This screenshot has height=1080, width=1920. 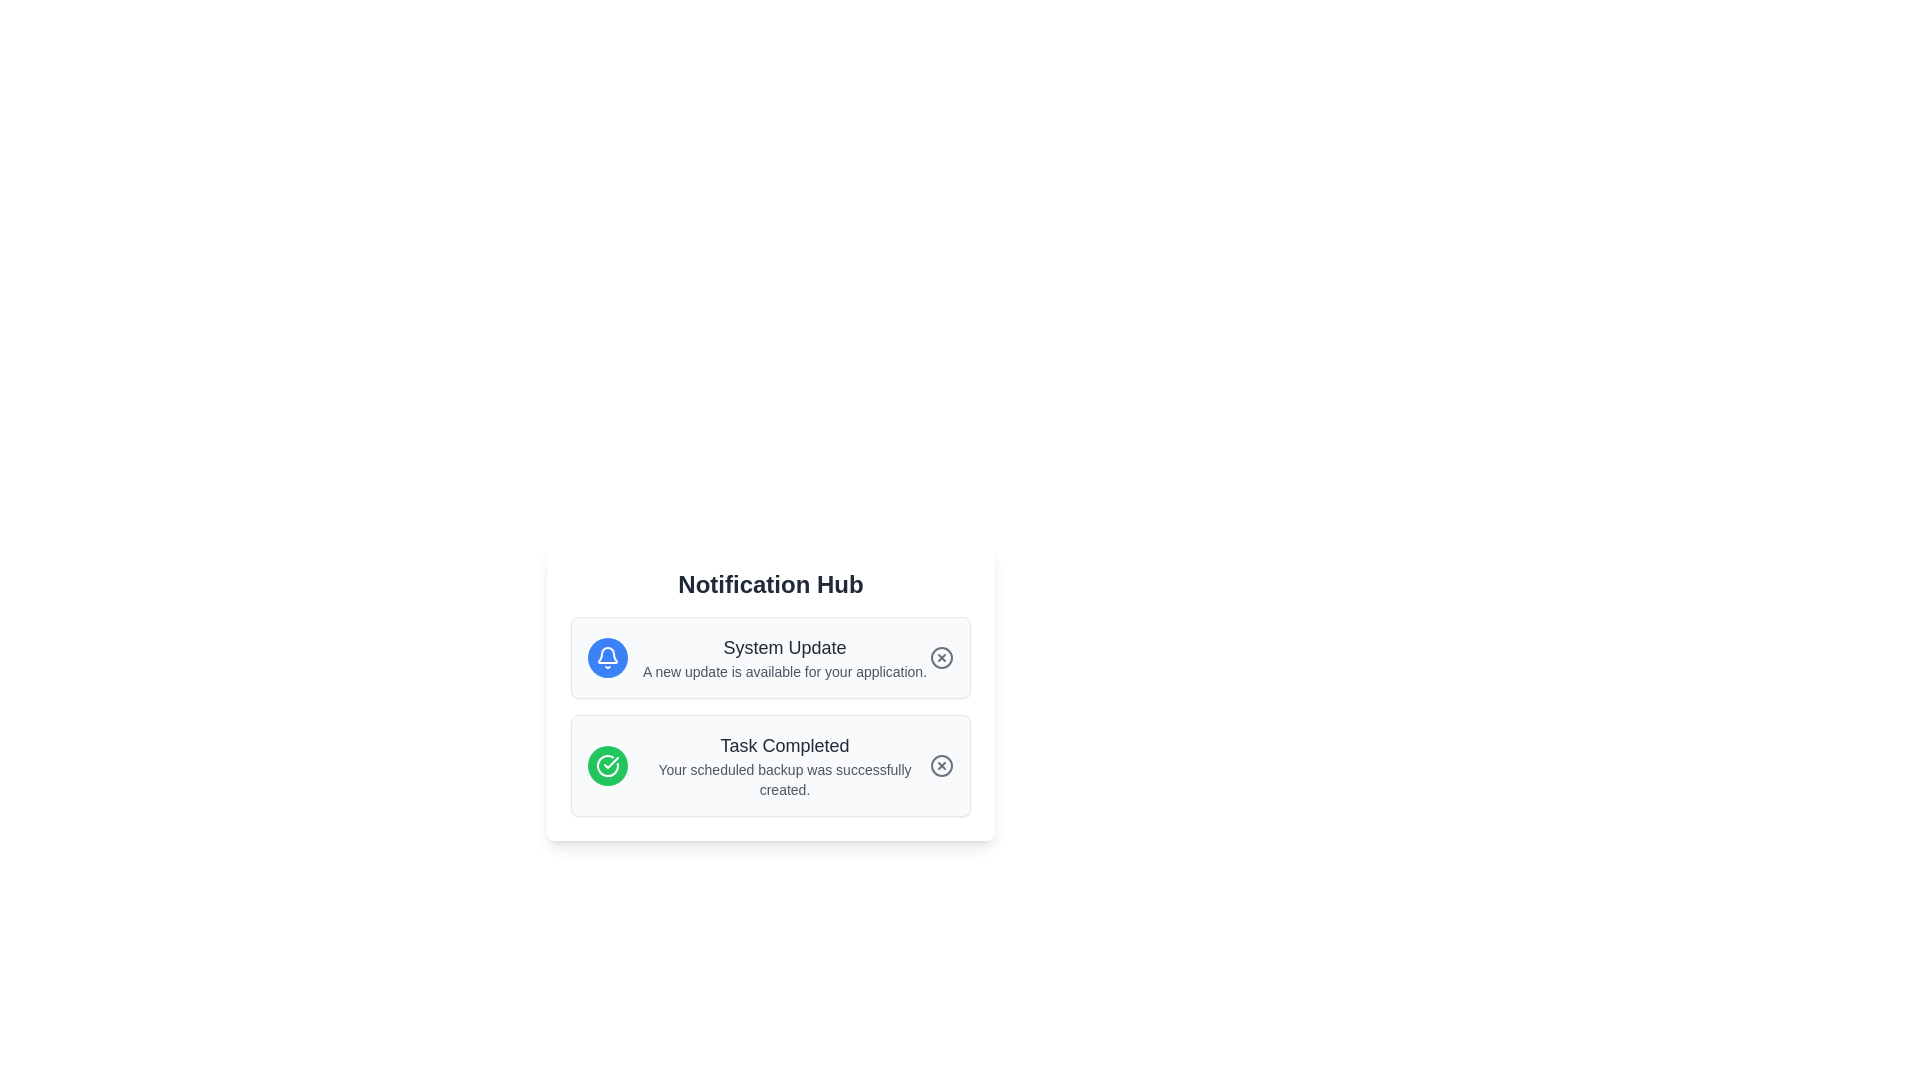 What do you see at coordinates (784, 745) in the screenshot?
I see `the text label displaying 'Task Completed', which is a medium-sized, bold, dark gray text on a white background, located centrally in the lower notification card` at bounding box center [784, 745].